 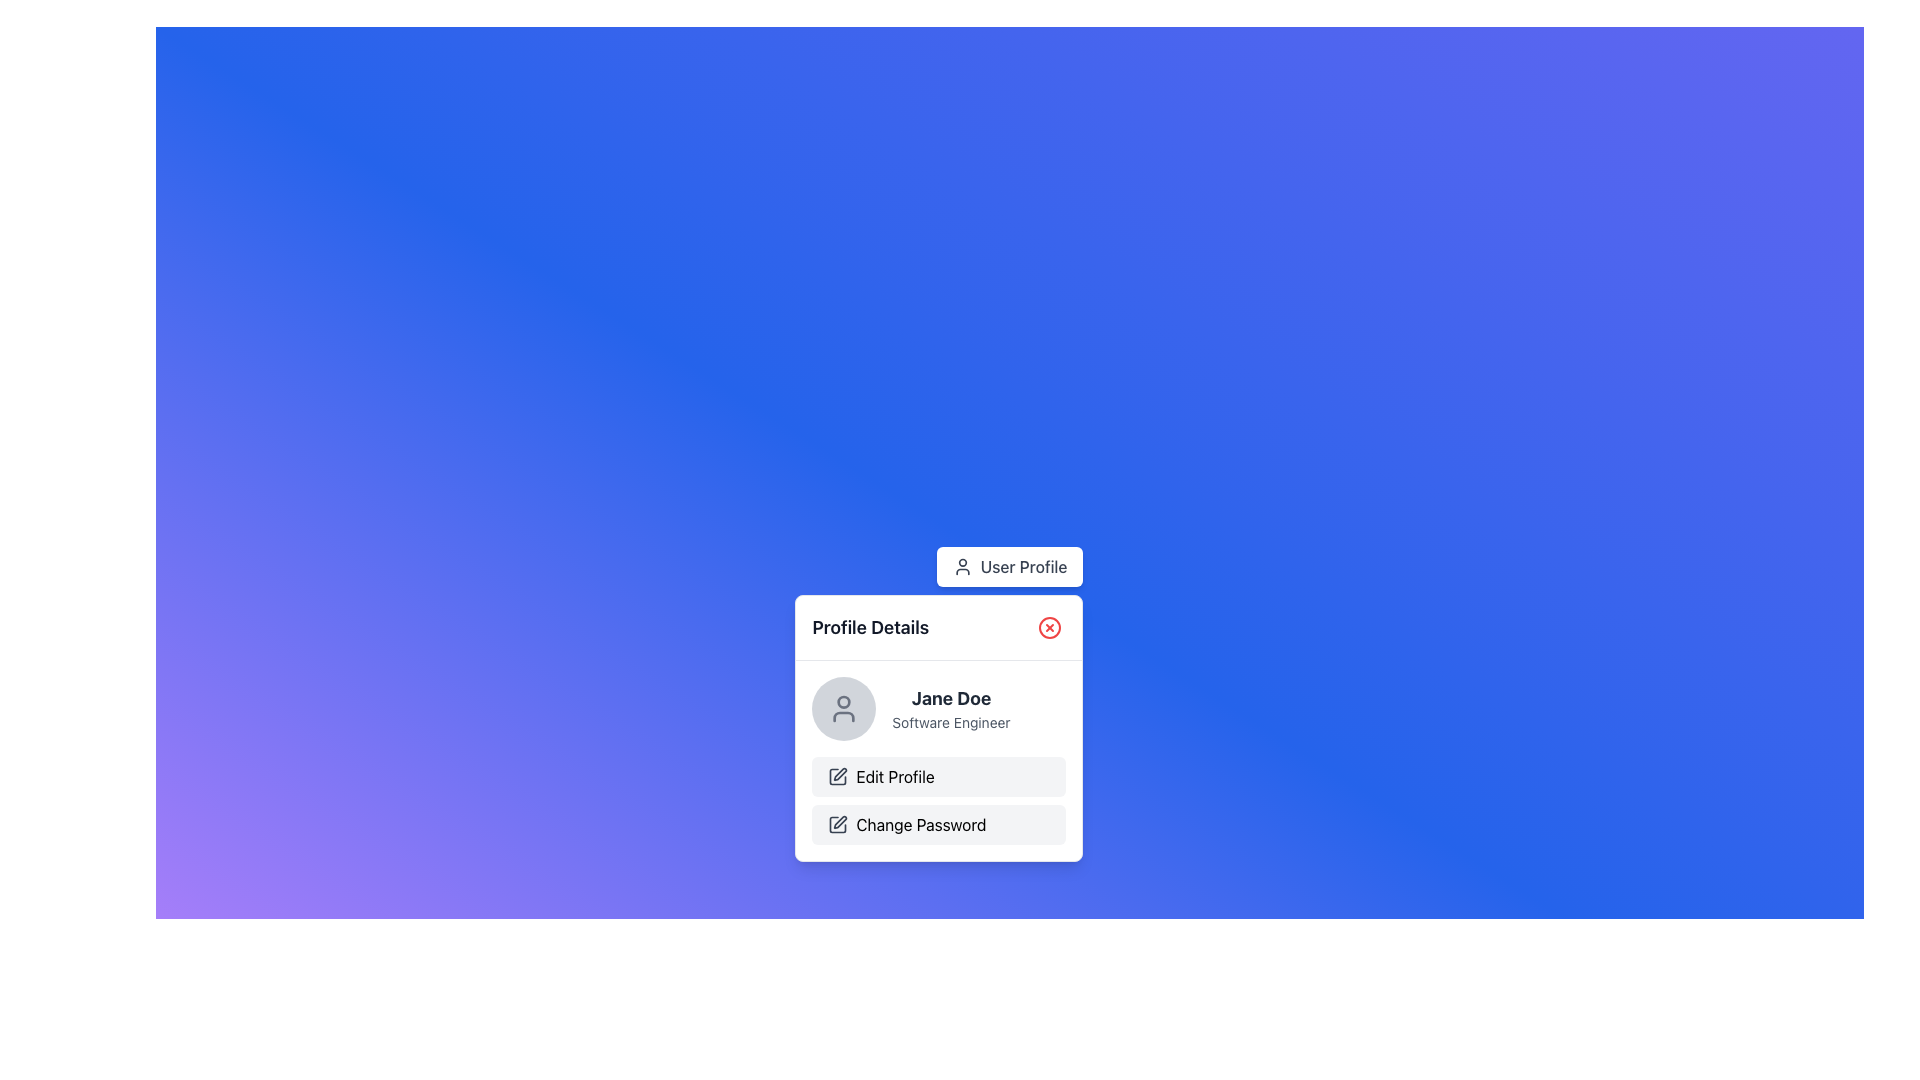 What do you see at coordinates (838, 825) in the screenshot?
I see `the pen icon within the 'Change Password' button, which is positioned at the bottom of the 'Profile Details' card` at bounding box center [838, 825].